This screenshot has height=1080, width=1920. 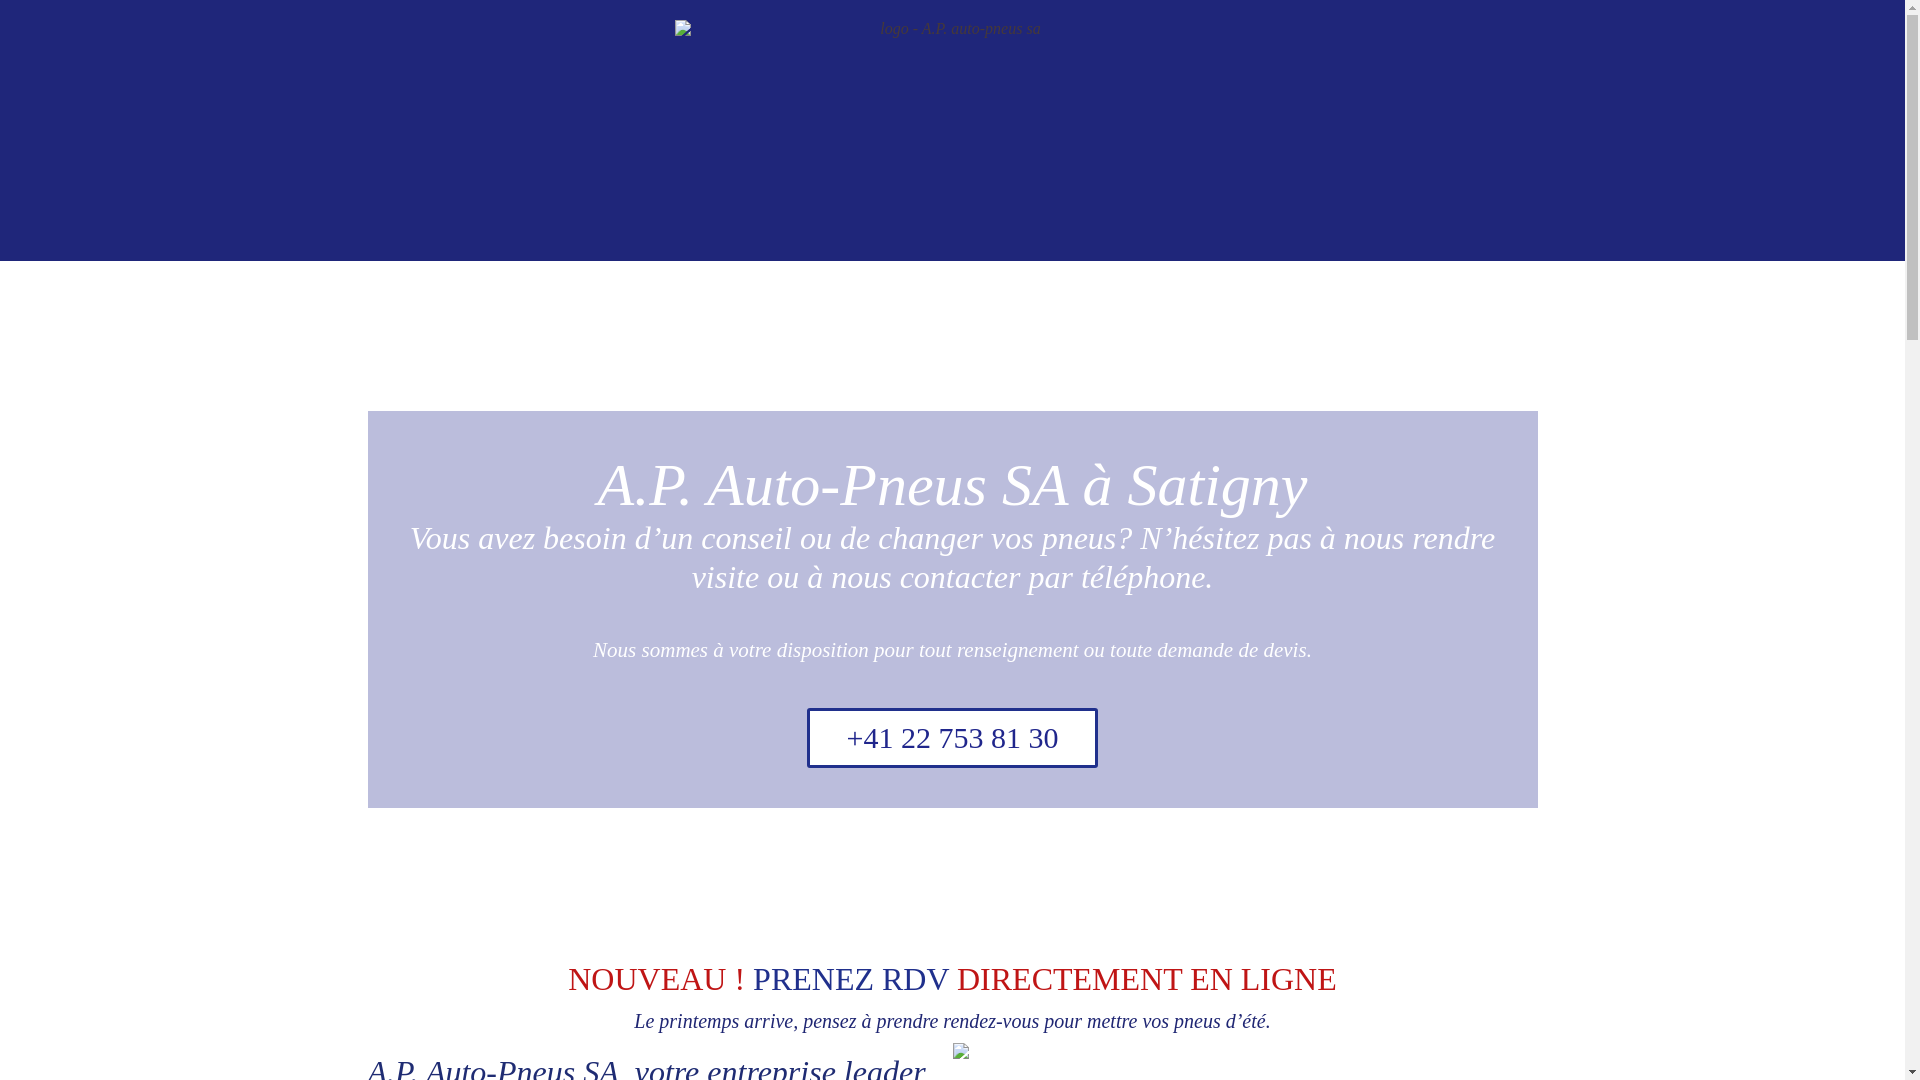 I want to click on 'PRENEZ RDV', so click(x=850, y=978).